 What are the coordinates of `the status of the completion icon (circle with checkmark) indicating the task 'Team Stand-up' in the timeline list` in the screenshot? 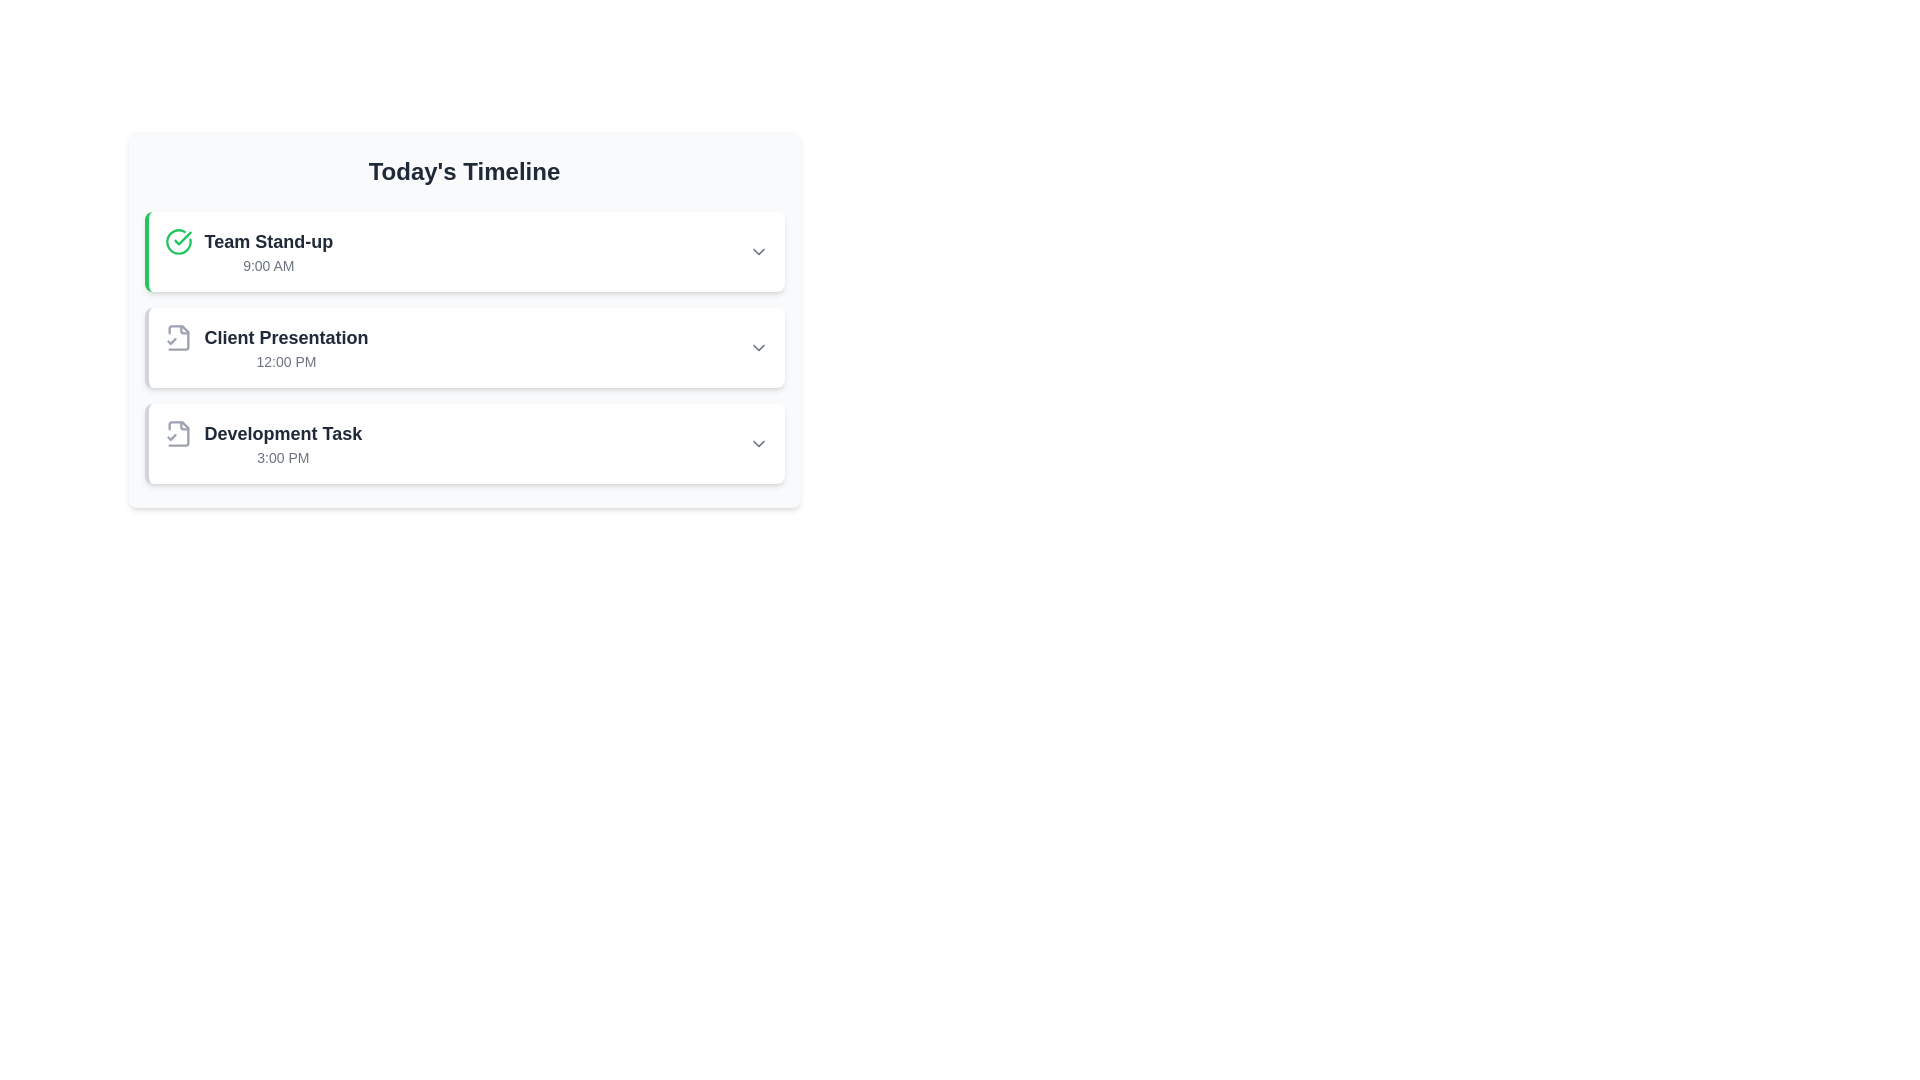 It's located at (178, 241).